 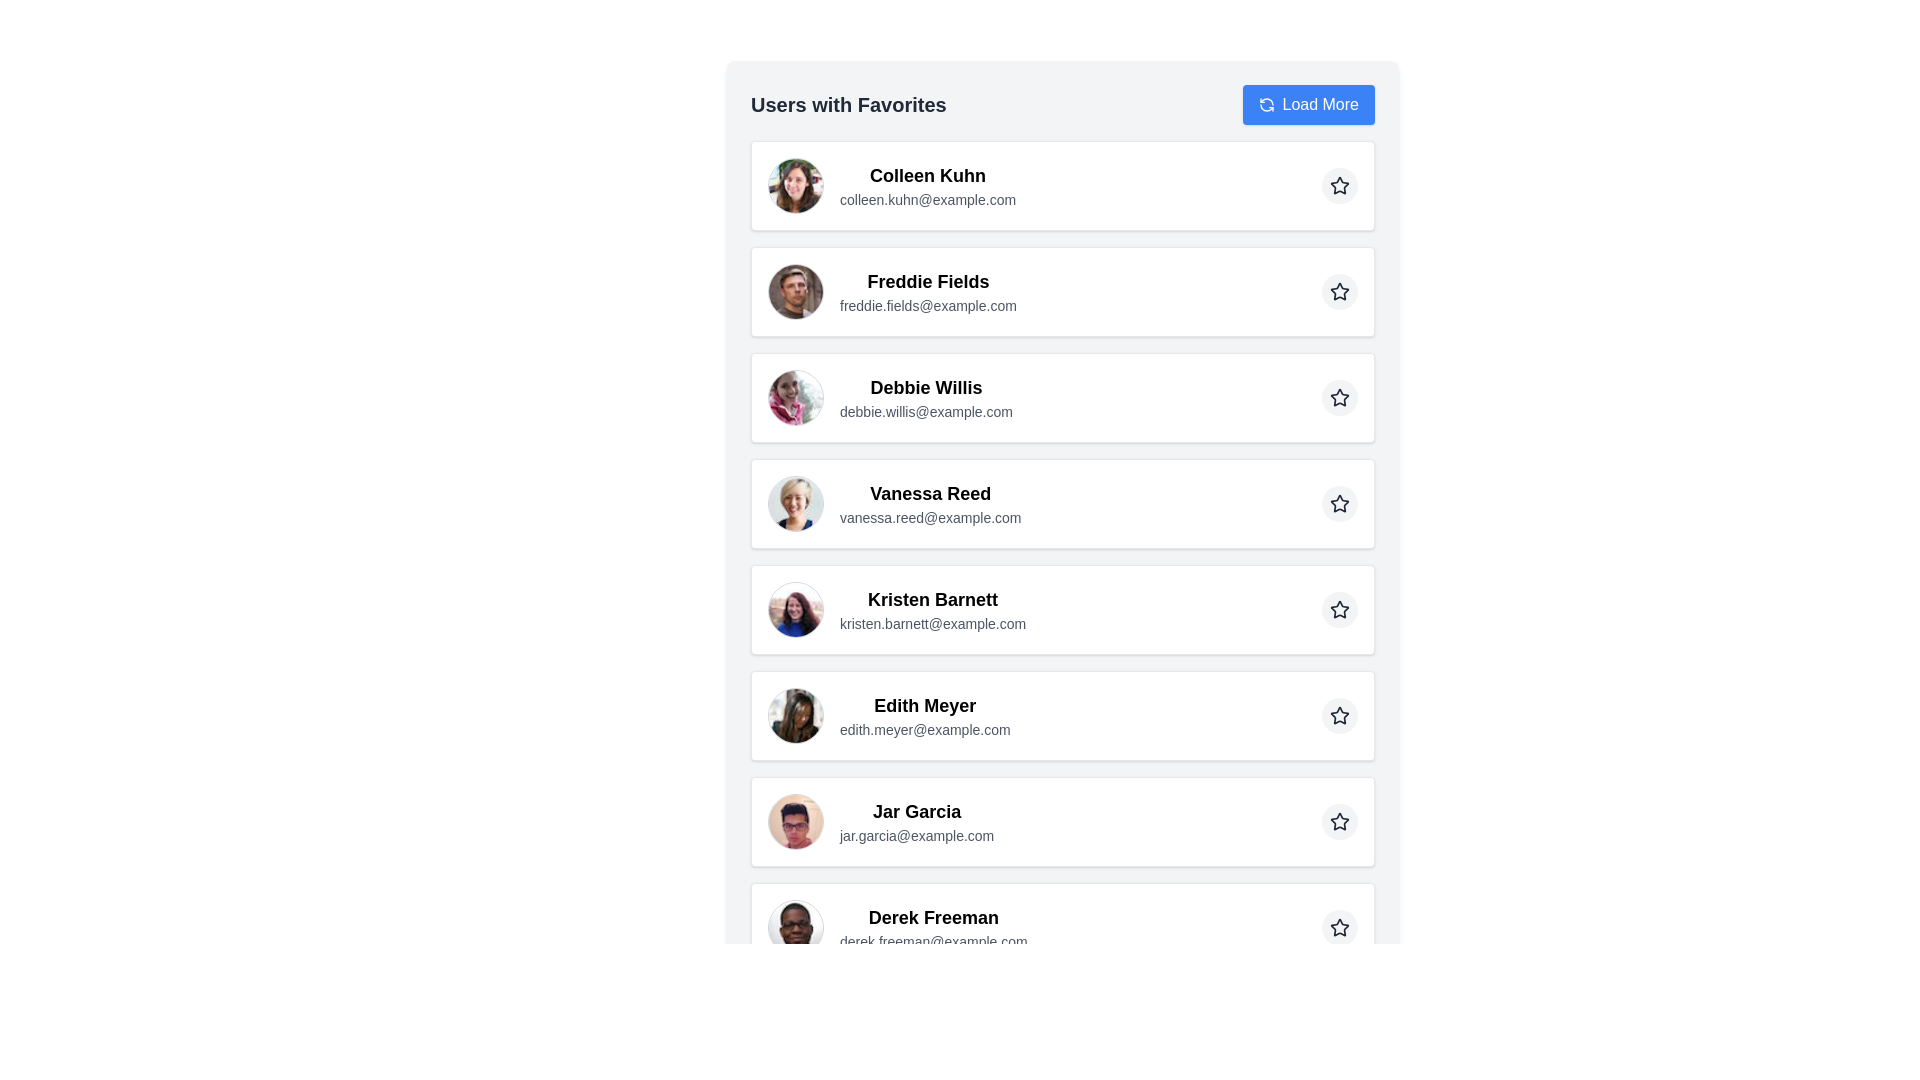 What do you see at coordinates (1339, 928) in the screenshot?
I see `the star icon located in the top-right corner of the user information card` at bounding box center [1339, 928].